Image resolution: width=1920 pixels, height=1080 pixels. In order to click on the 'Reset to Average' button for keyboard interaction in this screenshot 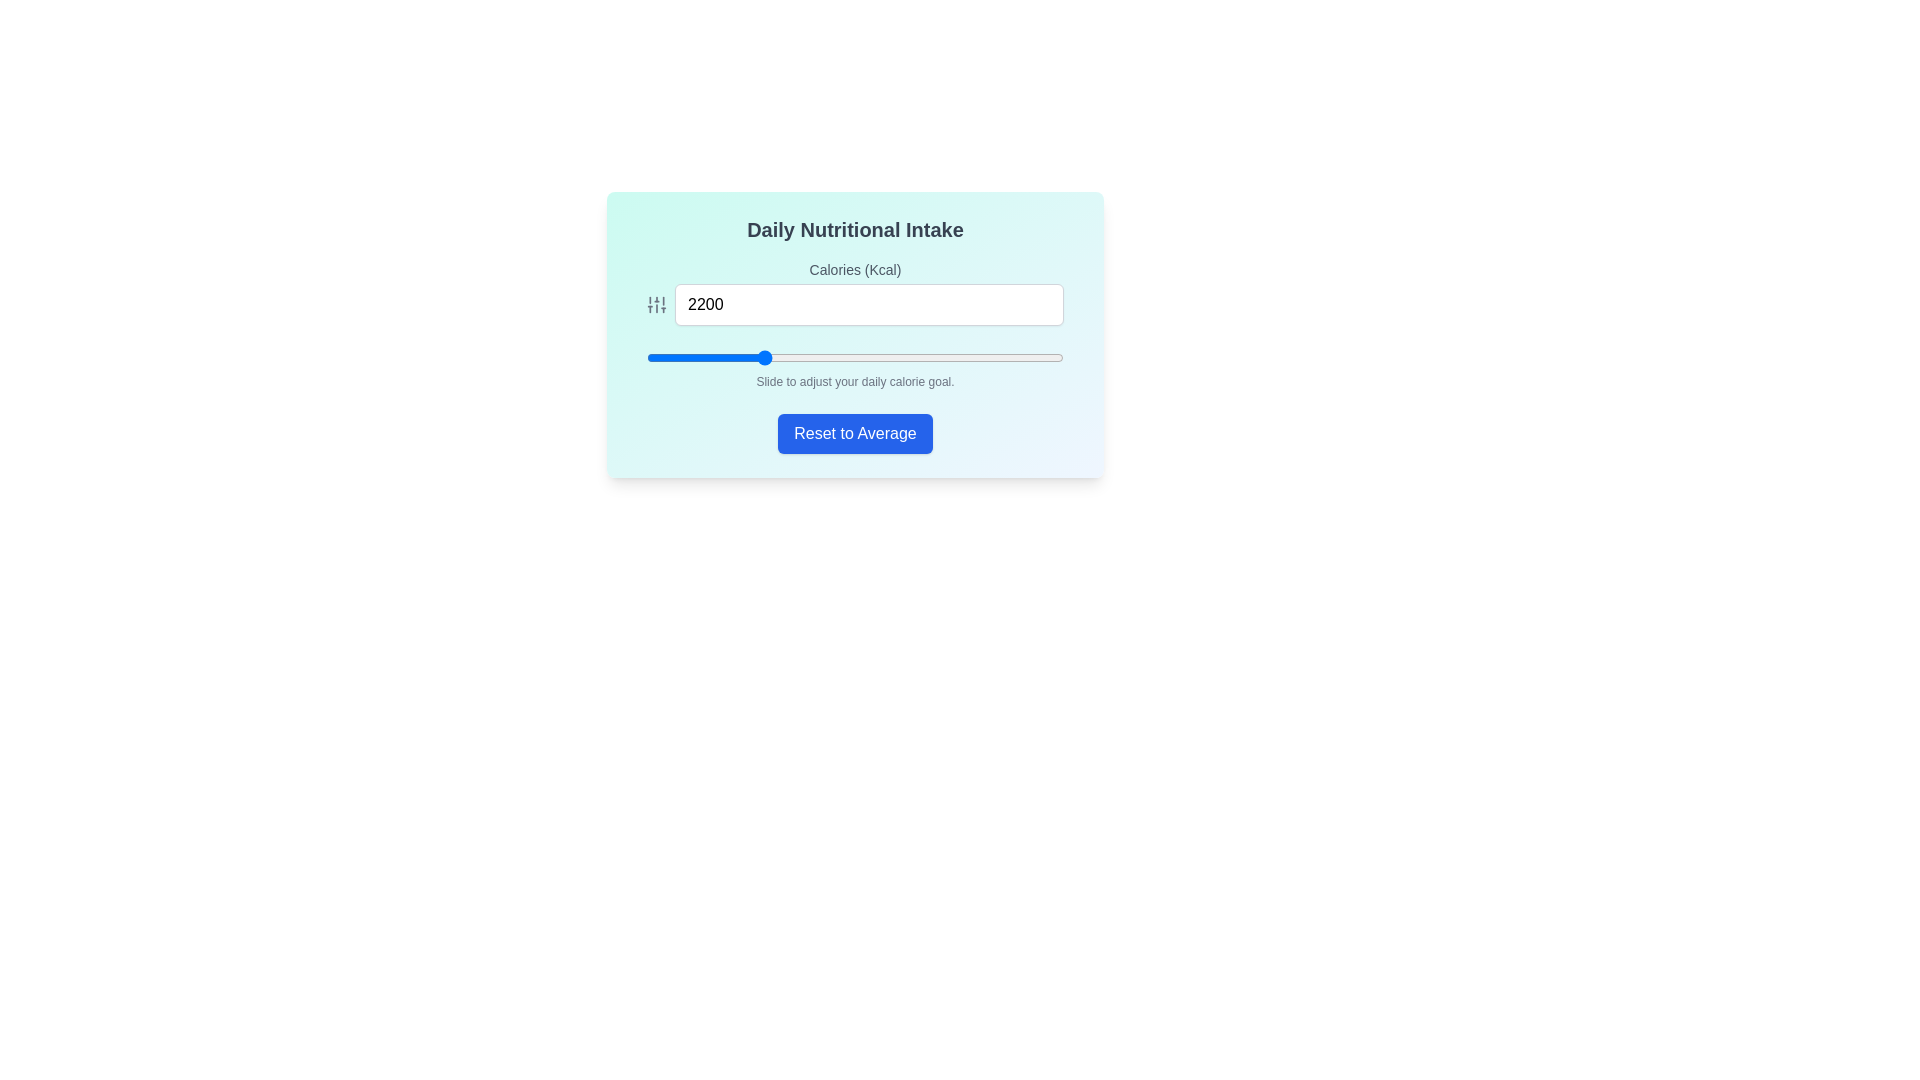, I will do `click(855, 433)`.